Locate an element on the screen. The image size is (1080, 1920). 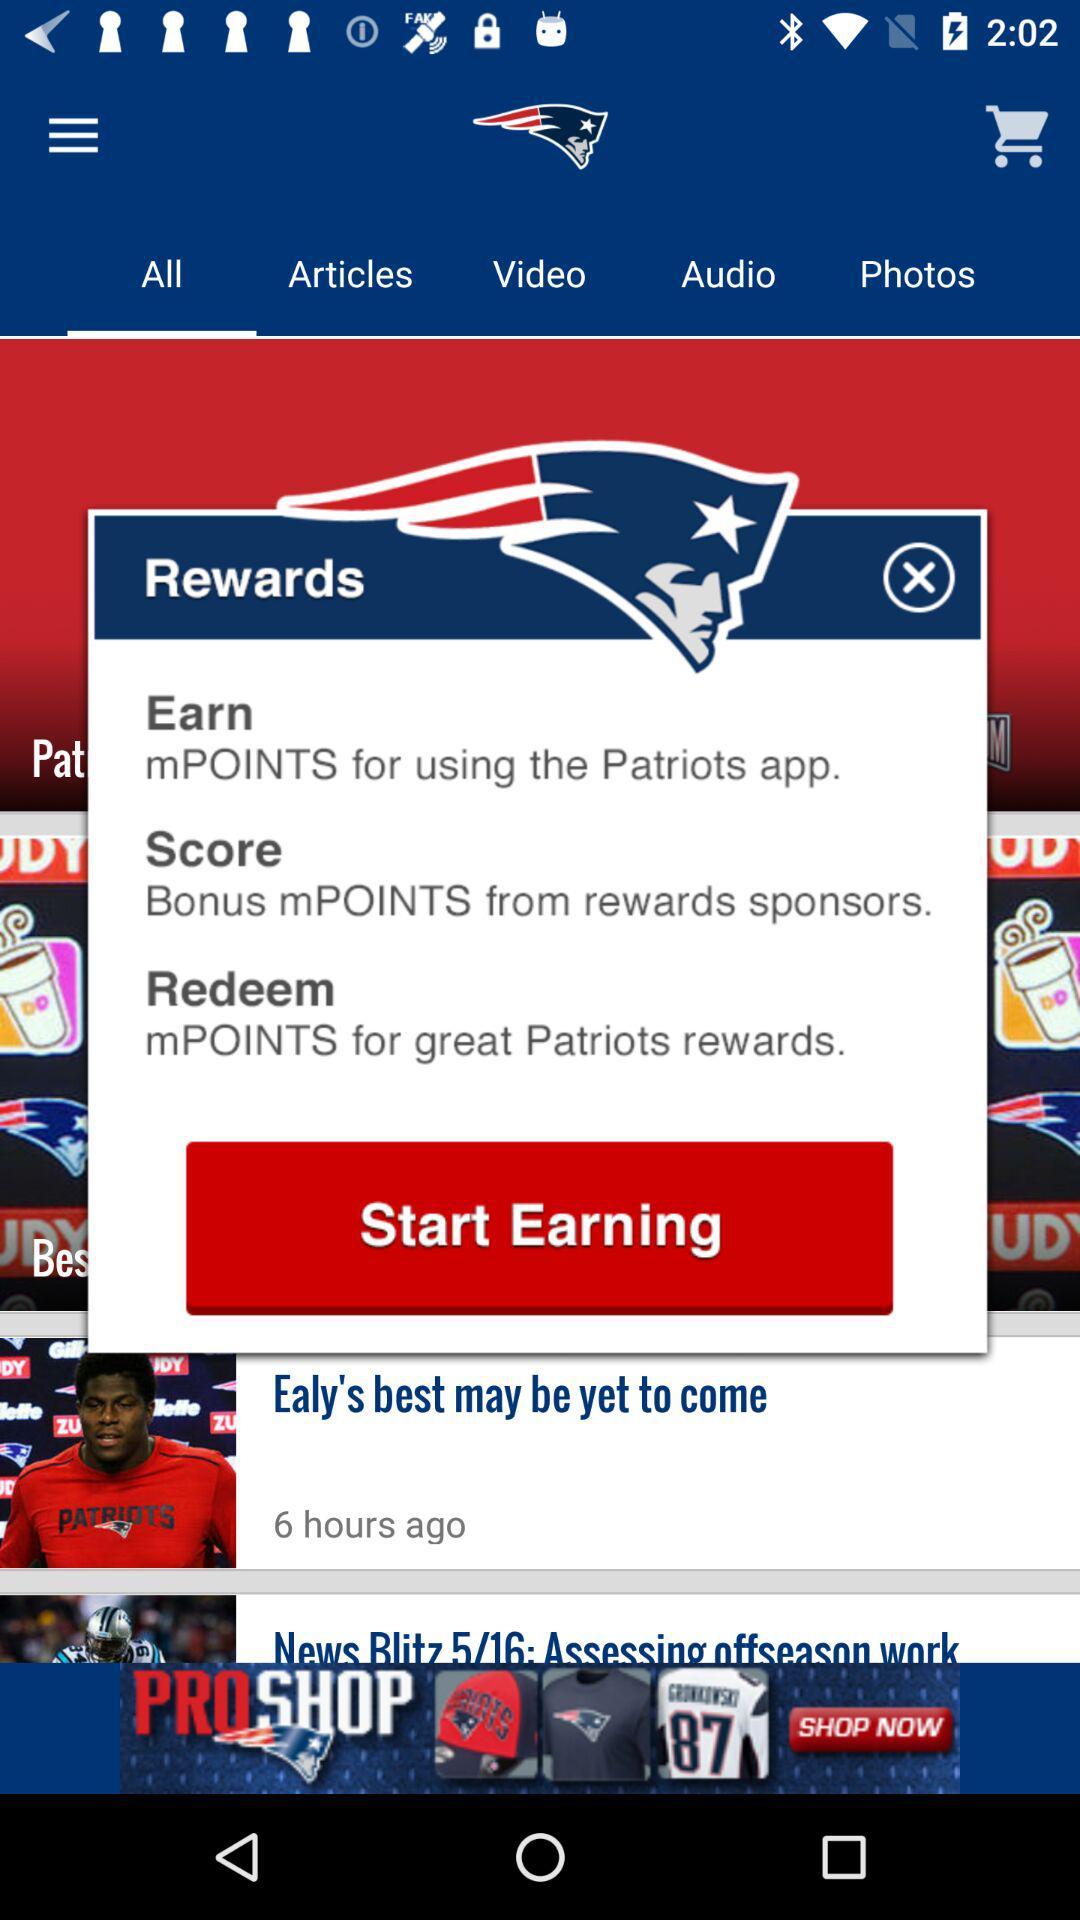
register/open account is located at coordinates (538, 1227).